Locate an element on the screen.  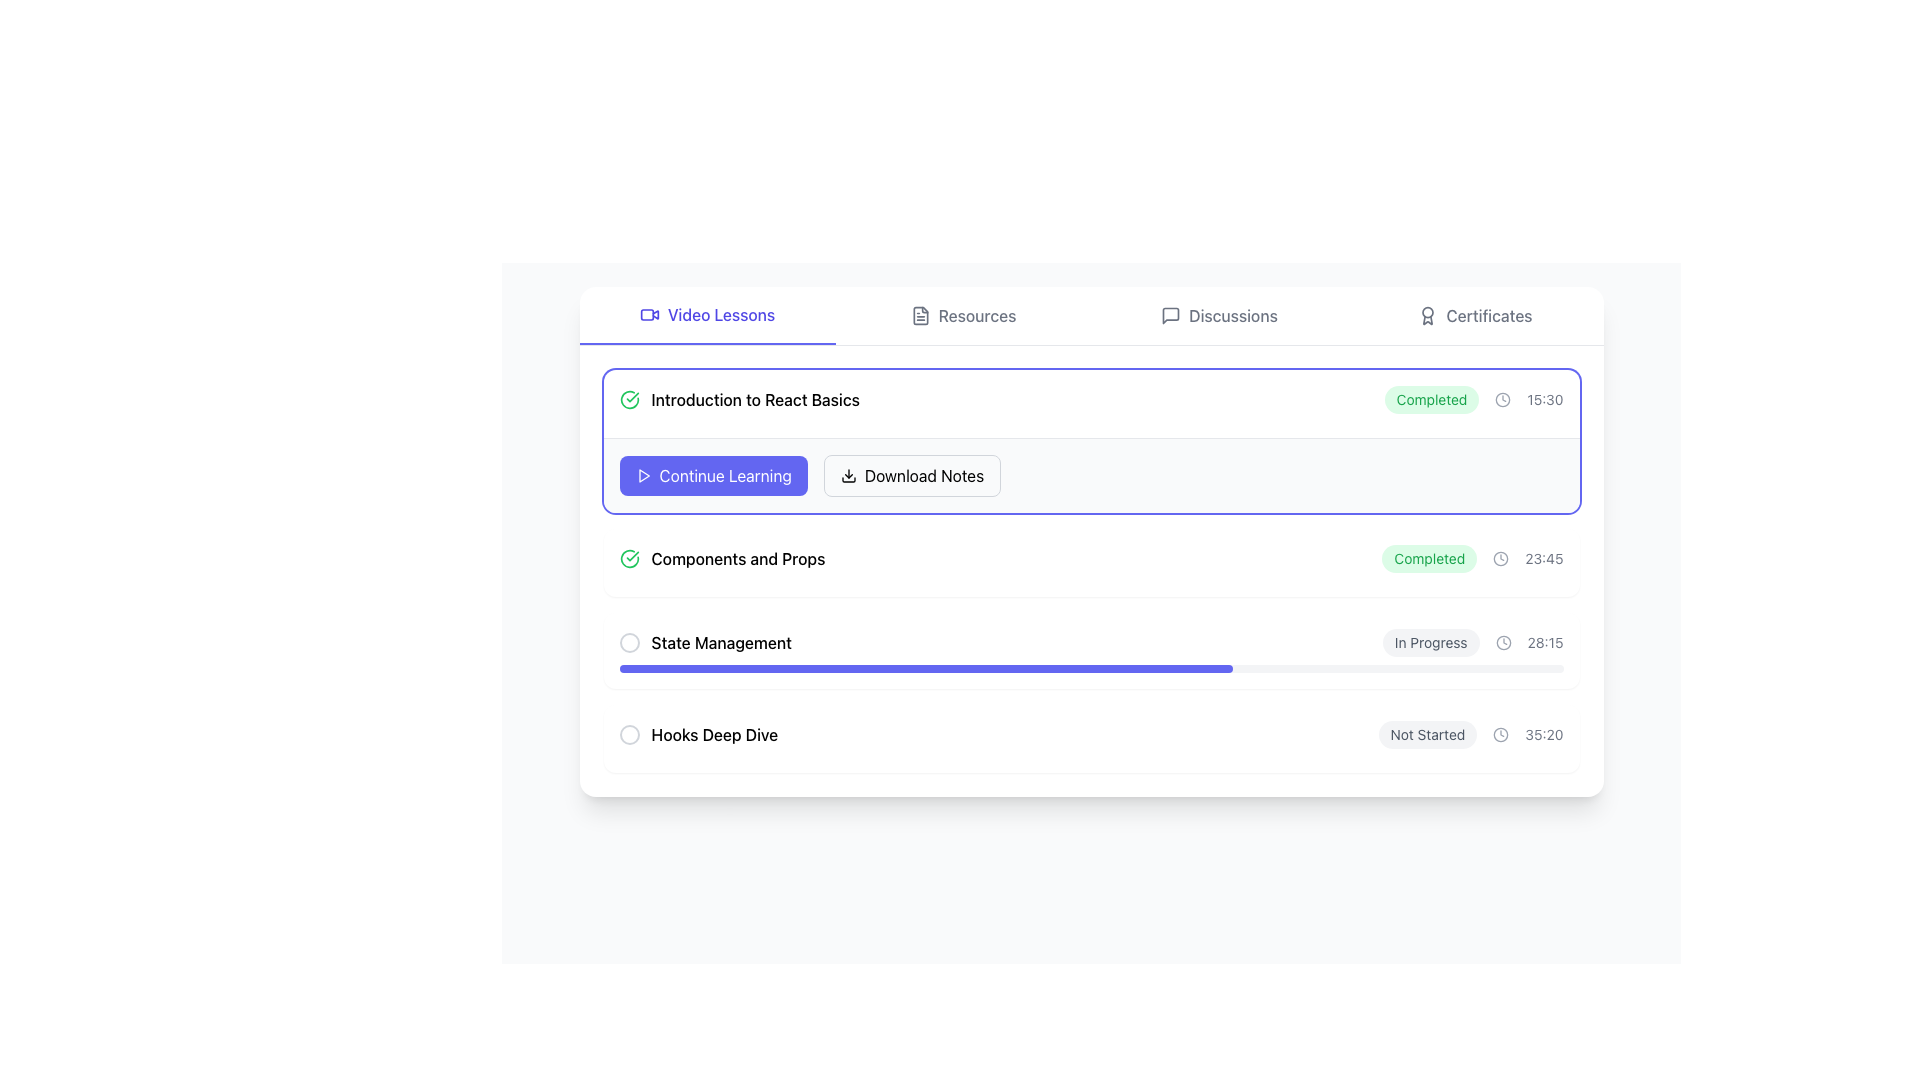
the progress bar located under the 'State Management' section, beneath the text 'In Progress' and the timer '28:15'. This thin, horizontal rectangular element has a gray background with a blue filled portion indicating progress is located at coordinates (1090, 668).